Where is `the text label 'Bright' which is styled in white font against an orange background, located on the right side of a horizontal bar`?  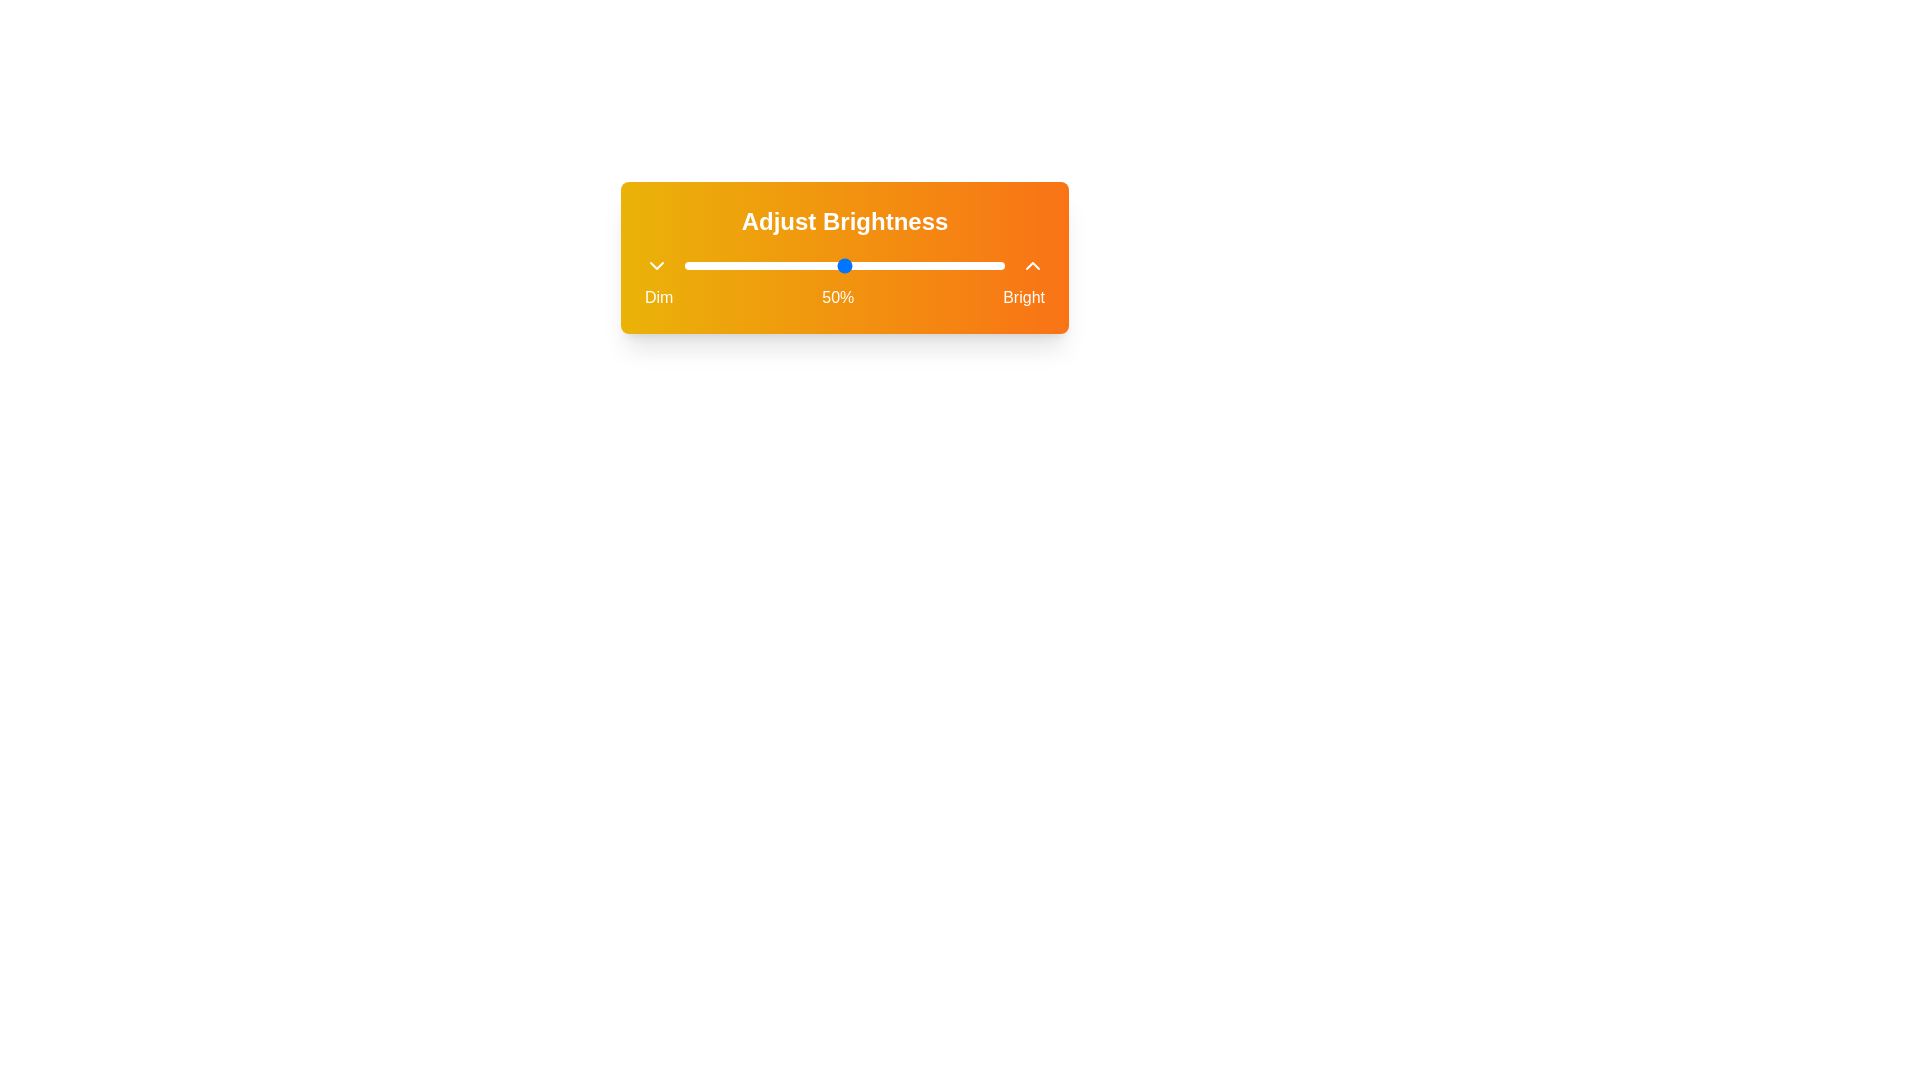 the text label 'Bright' which is styled in white font against an orange background, located on the right side of a horizontal bar is located at coordinates (1024, 297).